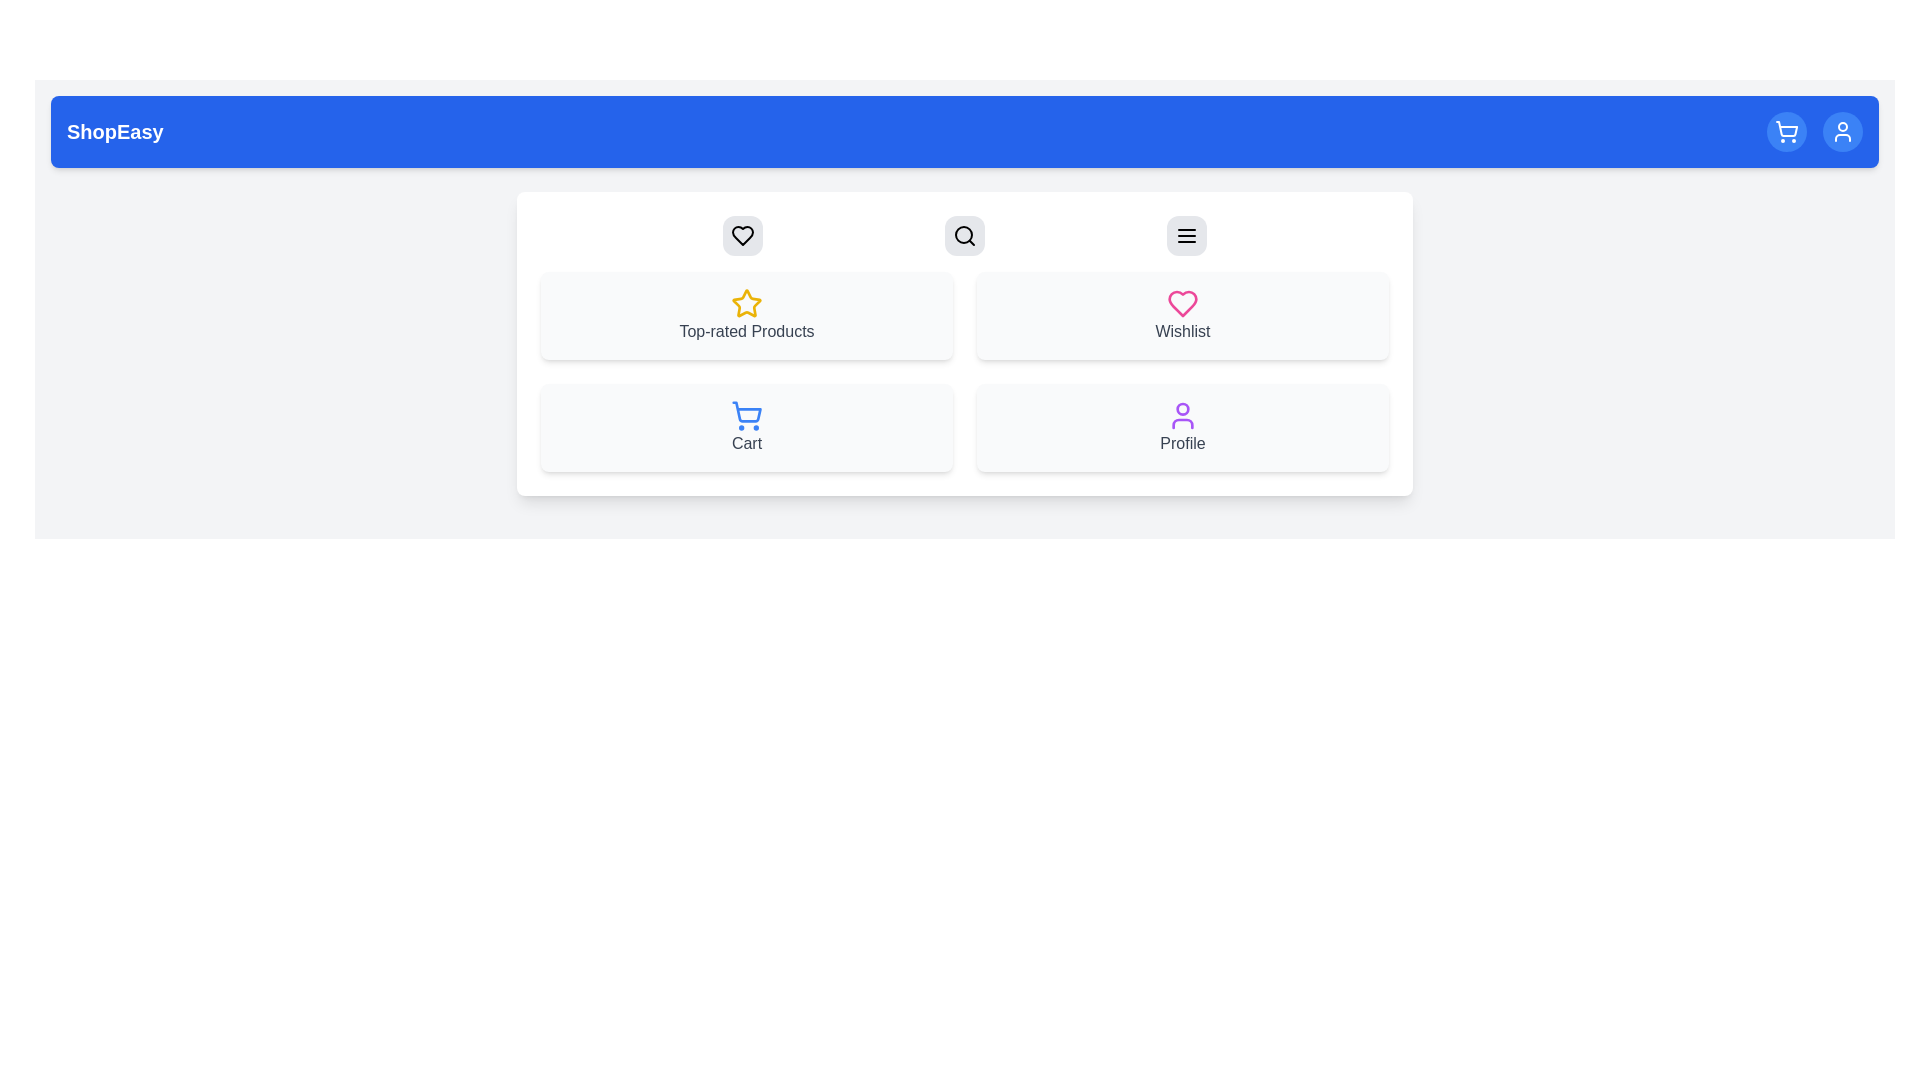 The image size is (1920, 1080). I want to click on the pink heart icon located in the 'Wishlist' section, centered above the 'Wishlist' text label, which represents a 'like' or 'favorite' function, so click(1182, 304).